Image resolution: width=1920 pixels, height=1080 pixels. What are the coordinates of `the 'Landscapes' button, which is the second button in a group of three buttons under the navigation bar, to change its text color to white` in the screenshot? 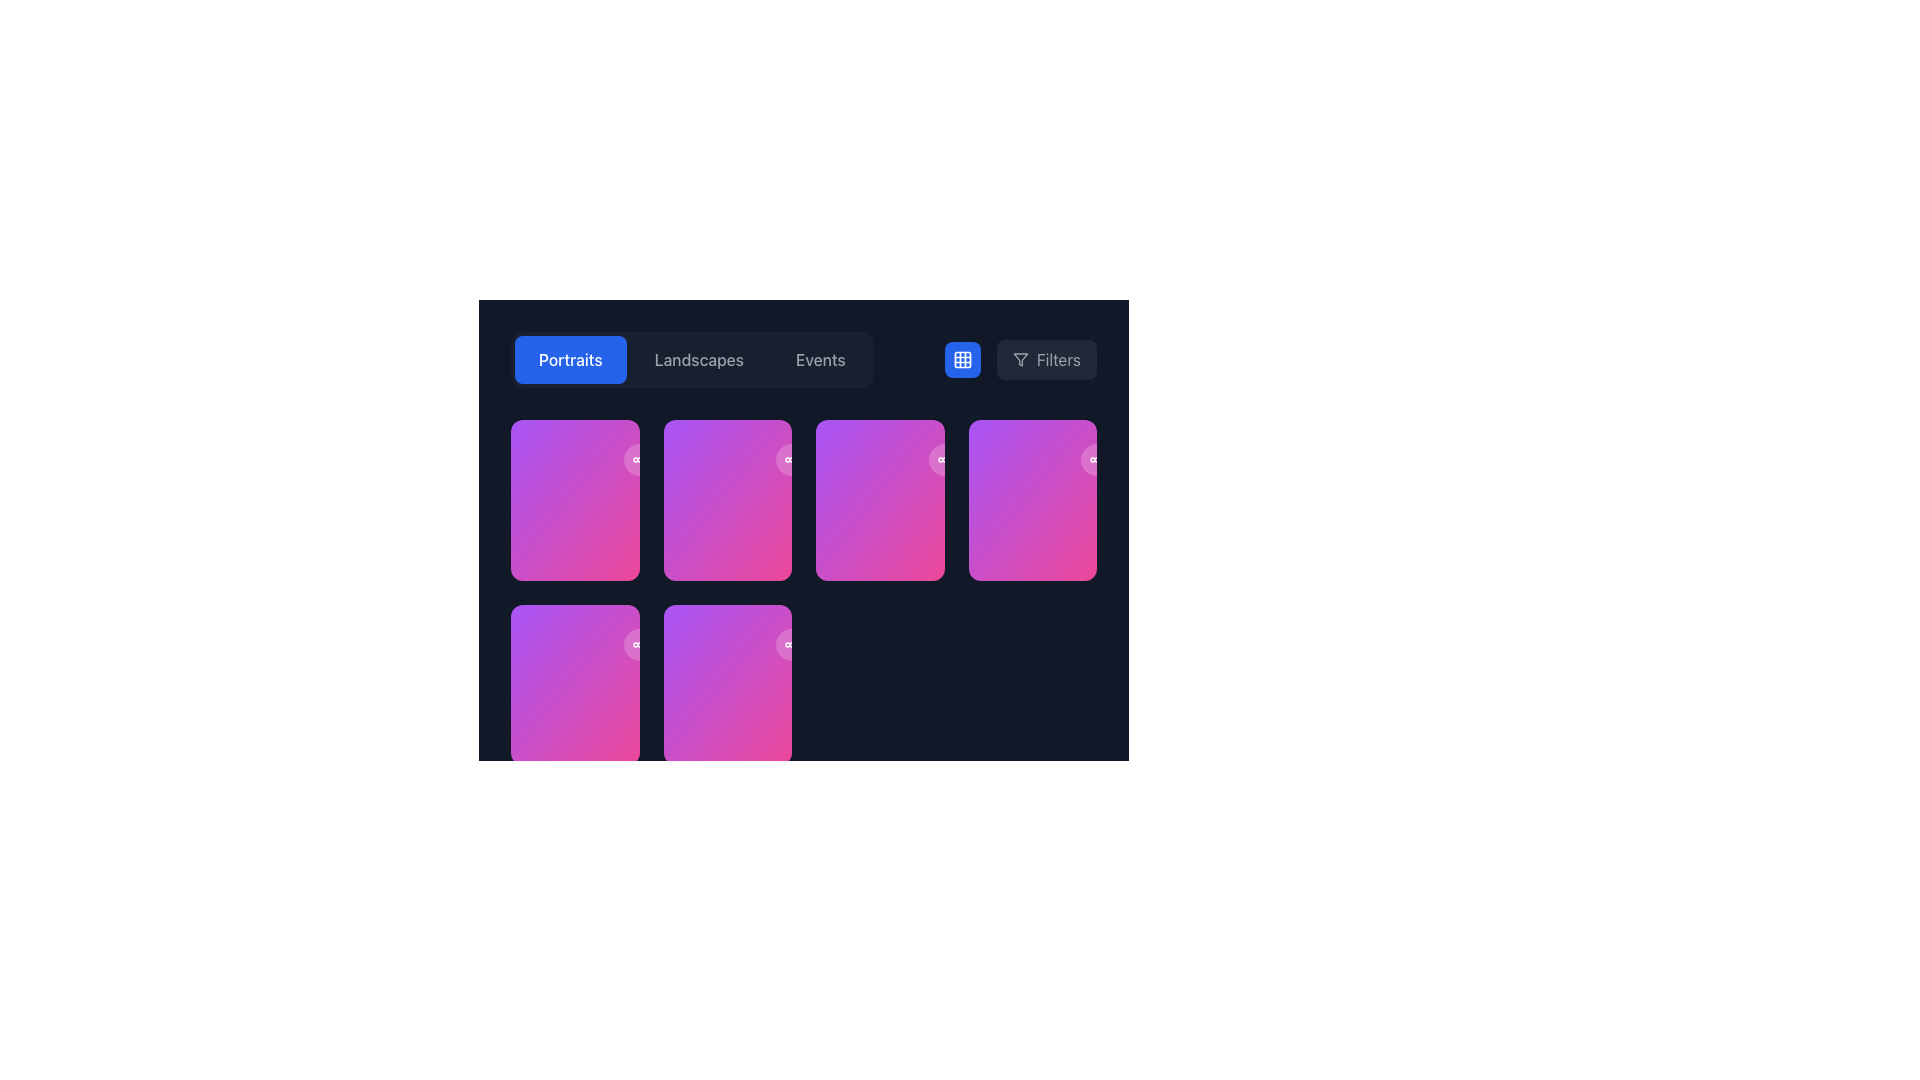 It's located at (699, 358).